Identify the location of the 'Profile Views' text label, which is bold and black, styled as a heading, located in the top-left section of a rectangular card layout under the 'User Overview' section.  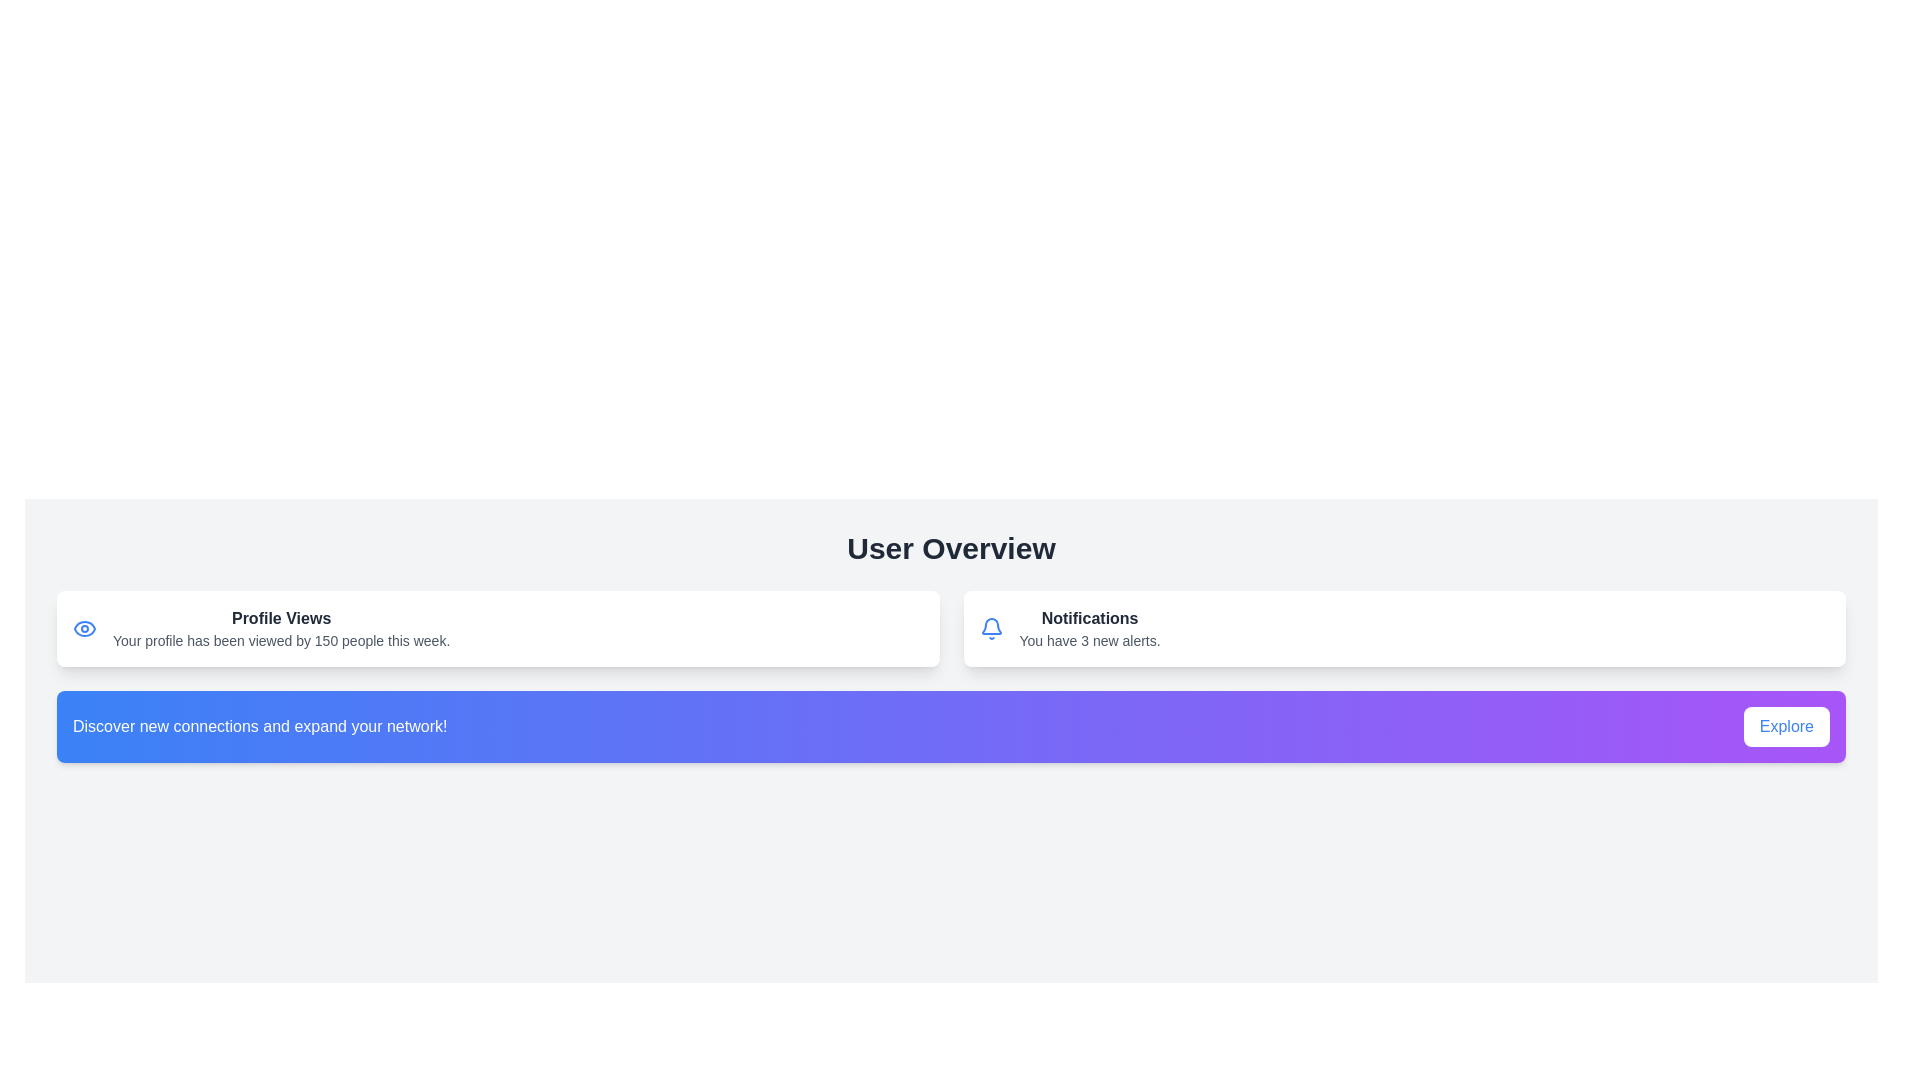
(280, 617).